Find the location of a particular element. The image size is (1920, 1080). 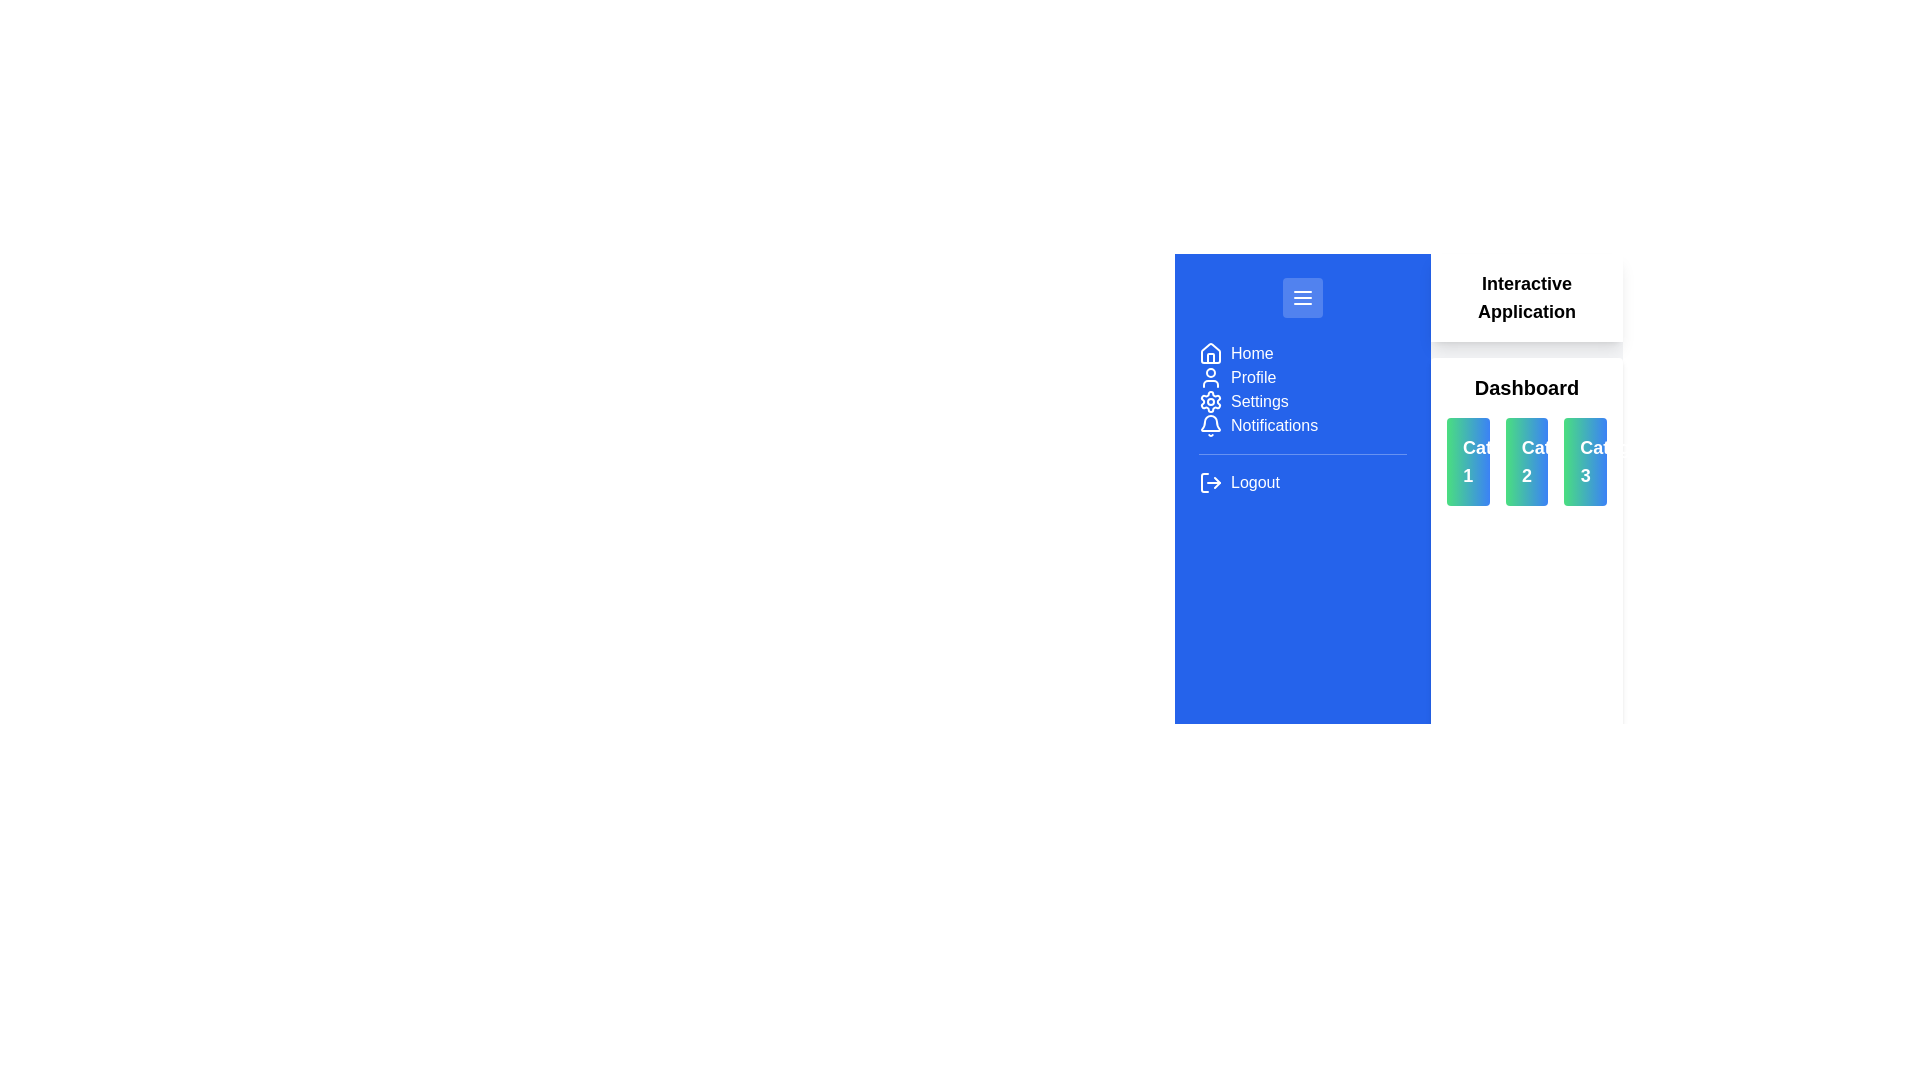

the 'Notifications' menu item in the vertical navigation menu, which features a bell icon and white text on a blue background is located at coordinates (1302, 416).